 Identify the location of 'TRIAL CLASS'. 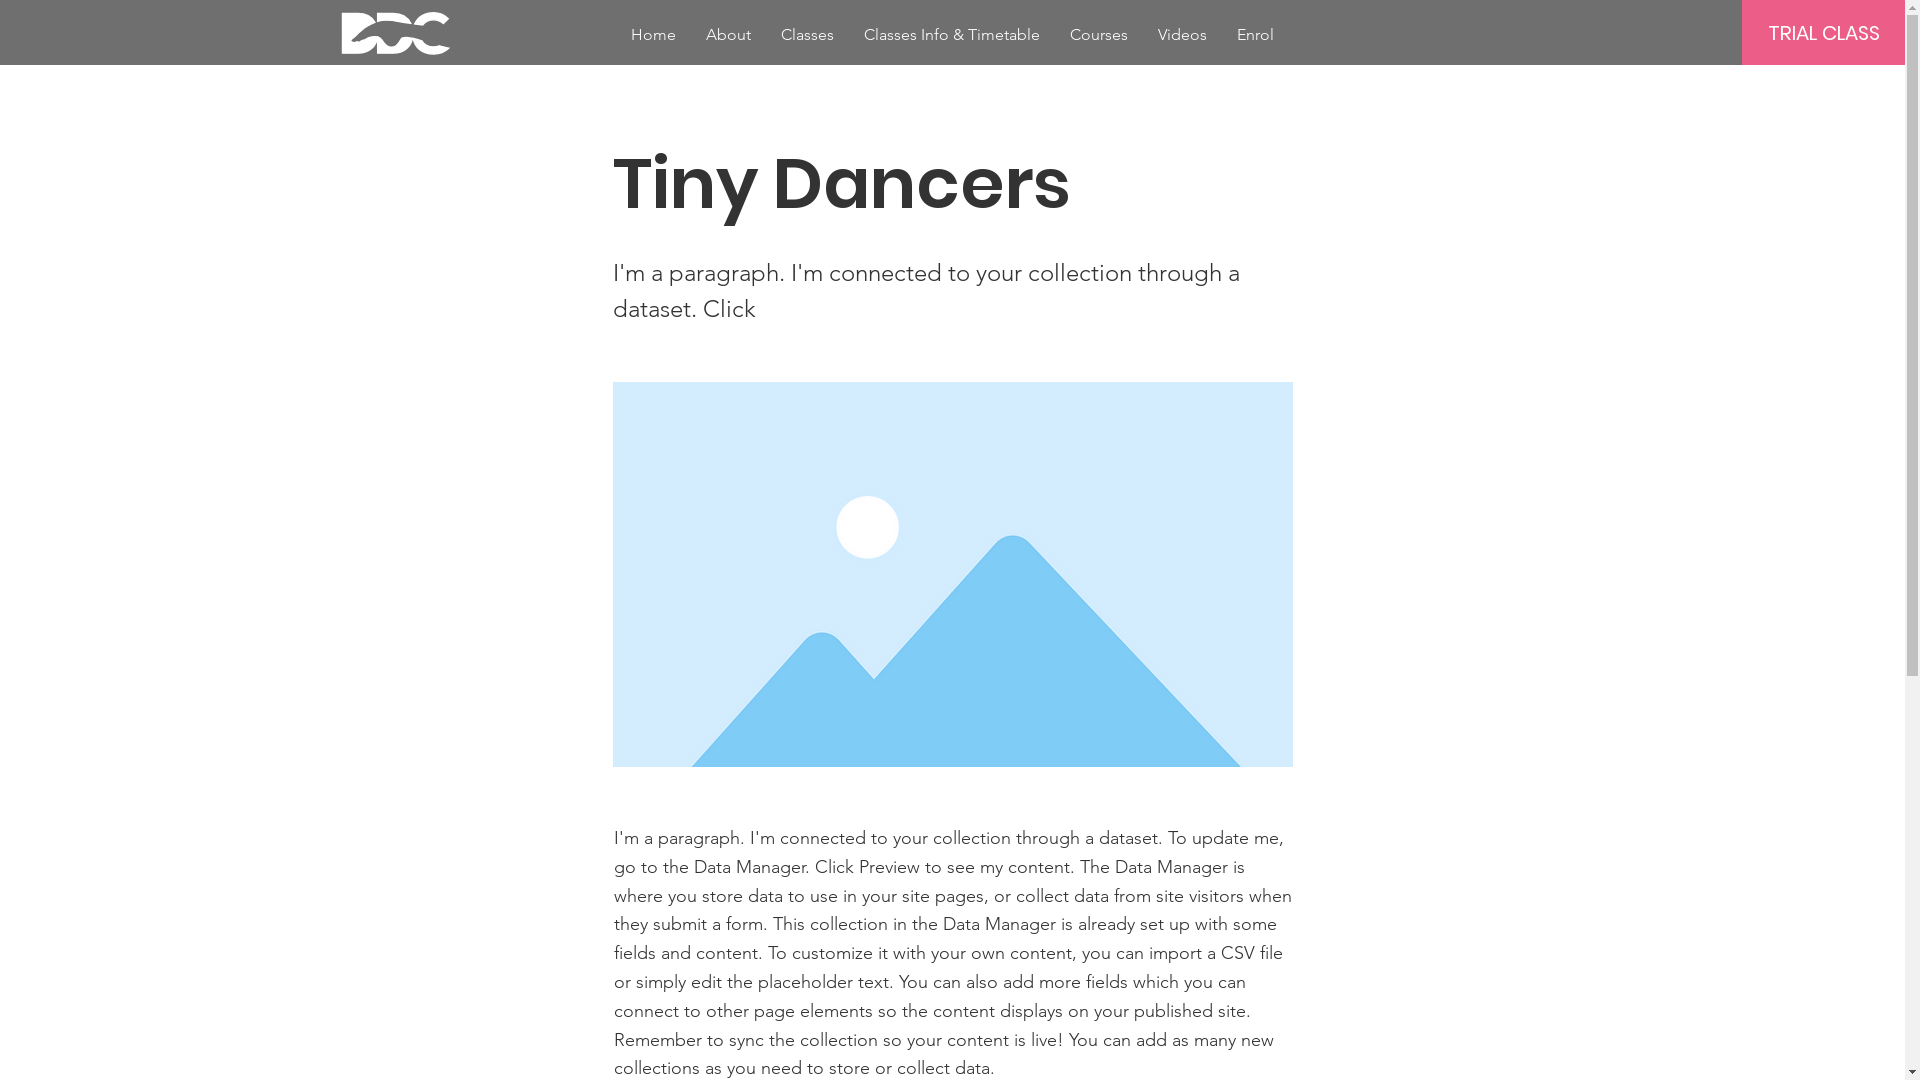
(1823, 32).